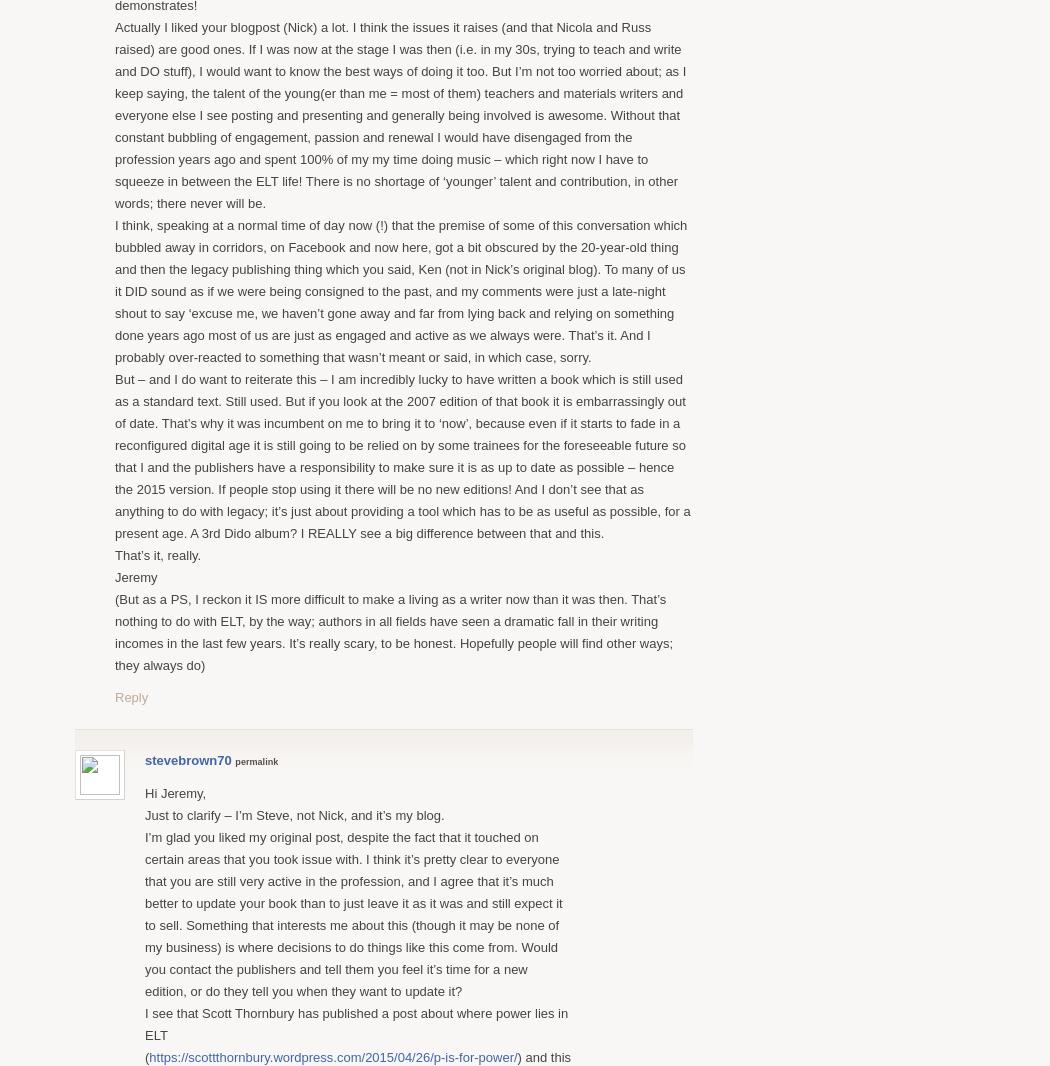 This screenshot has height=1066, width=1050. What do you see at coordinates (134, 575) in the screenshot?
I see `'Jeremy'` at bounding box center [134, 575].